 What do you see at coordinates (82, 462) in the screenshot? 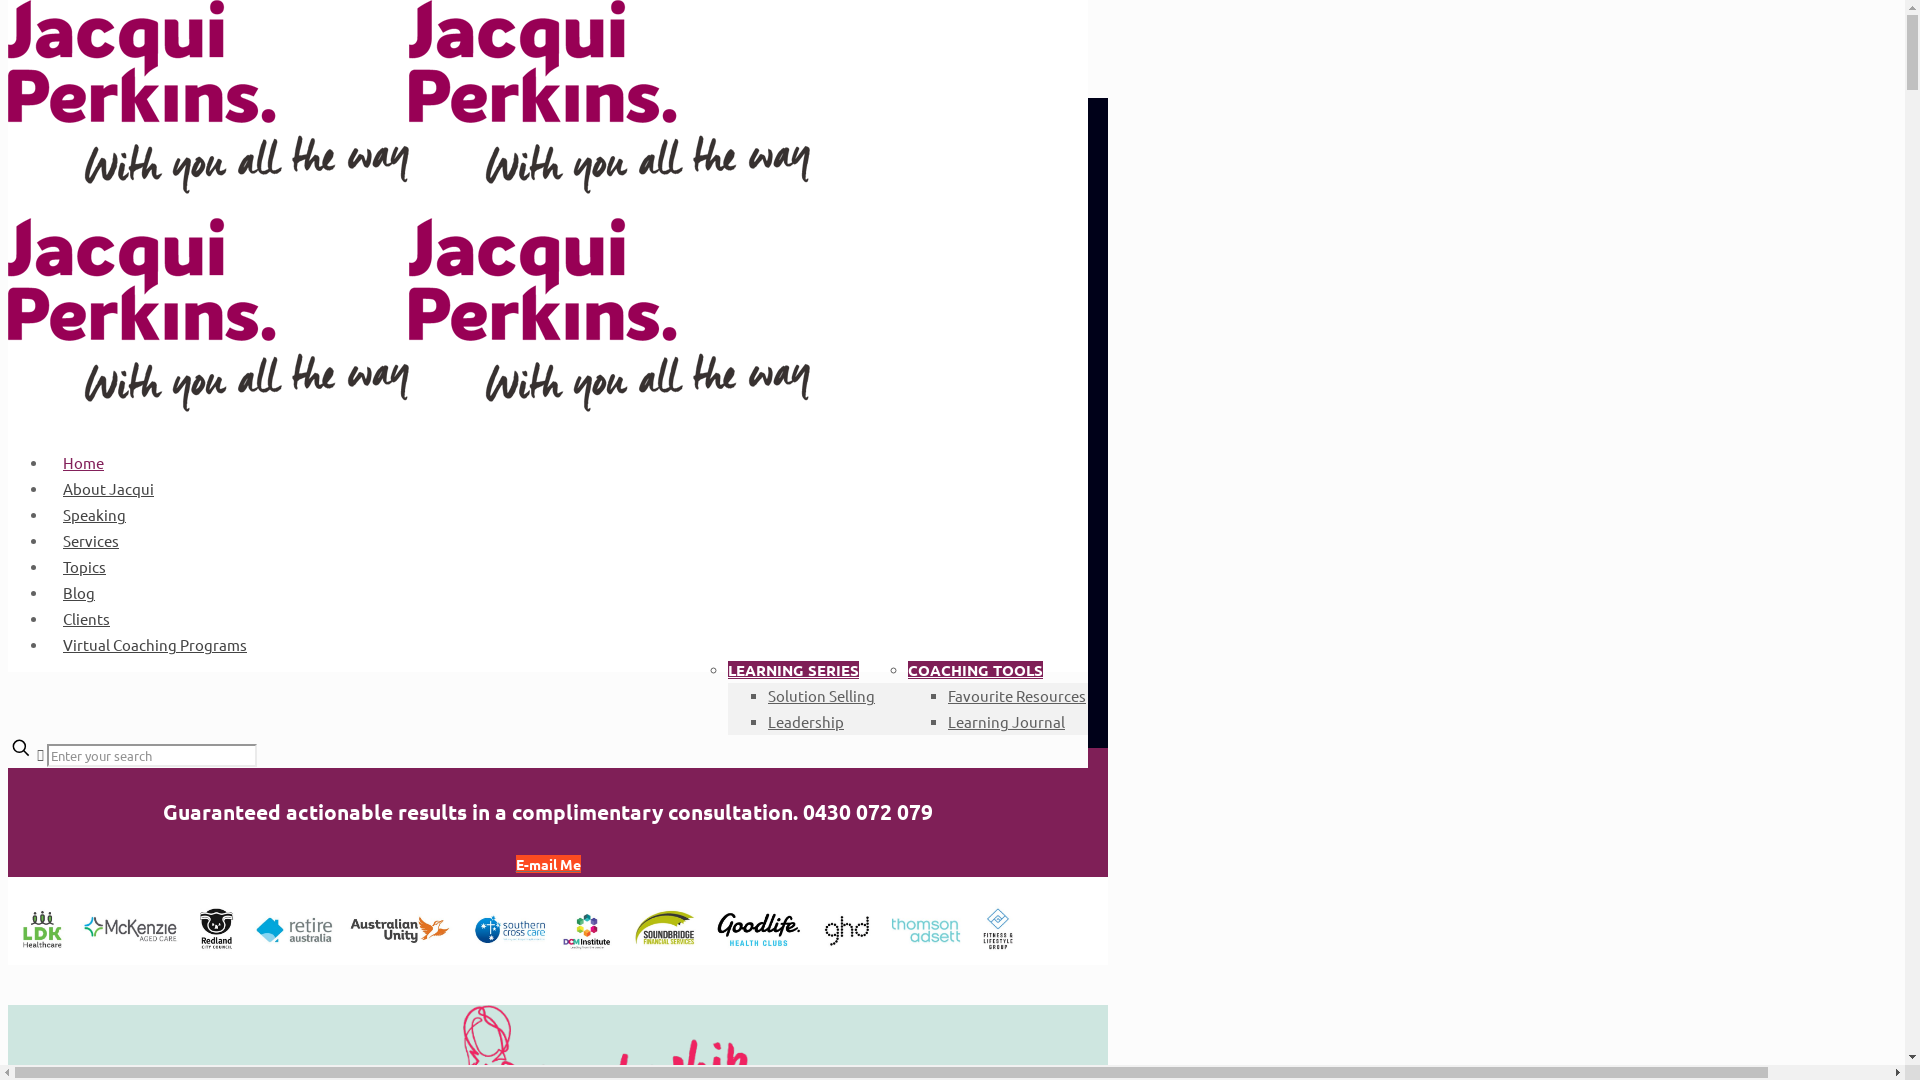
I see `'Home'` at bounding box center [82, 462].